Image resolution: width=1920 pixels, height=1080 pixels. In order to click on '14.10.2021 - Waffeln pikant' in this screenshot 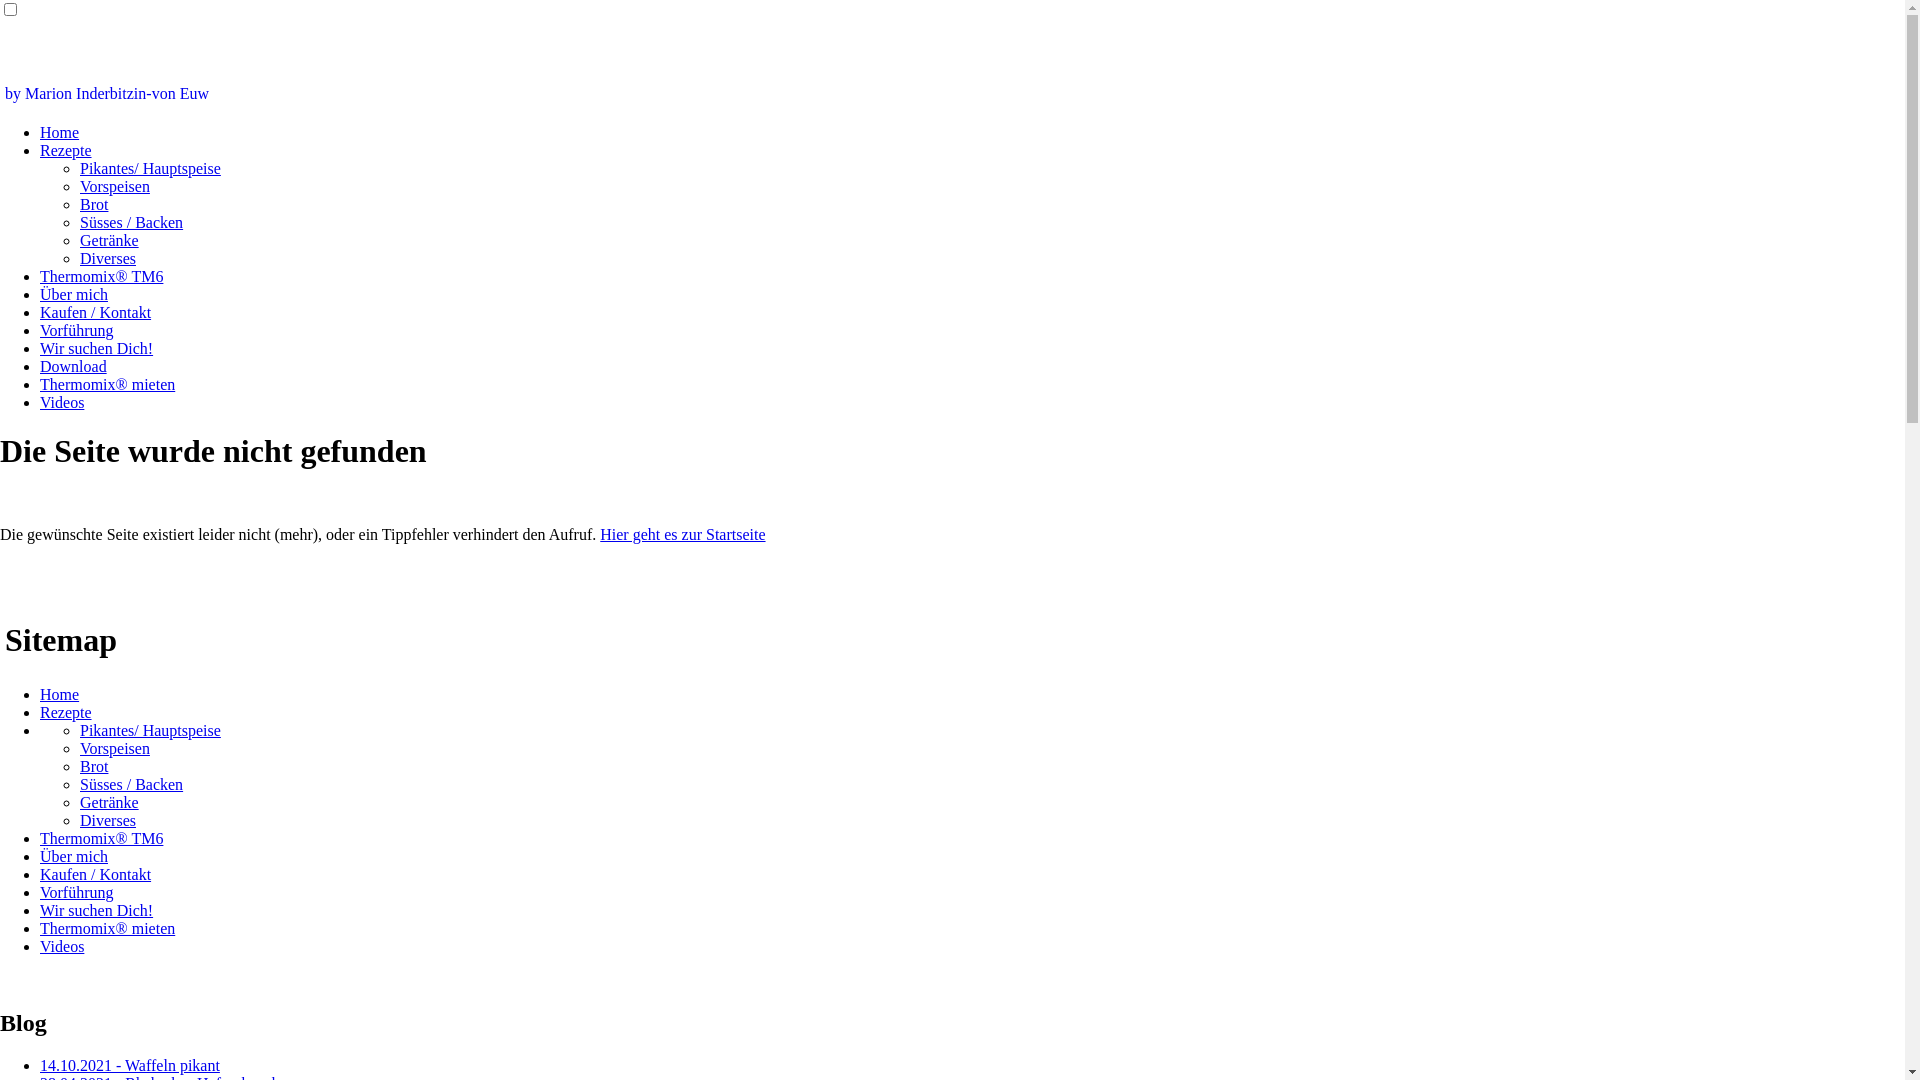, I will do `click(128, 1064)`.